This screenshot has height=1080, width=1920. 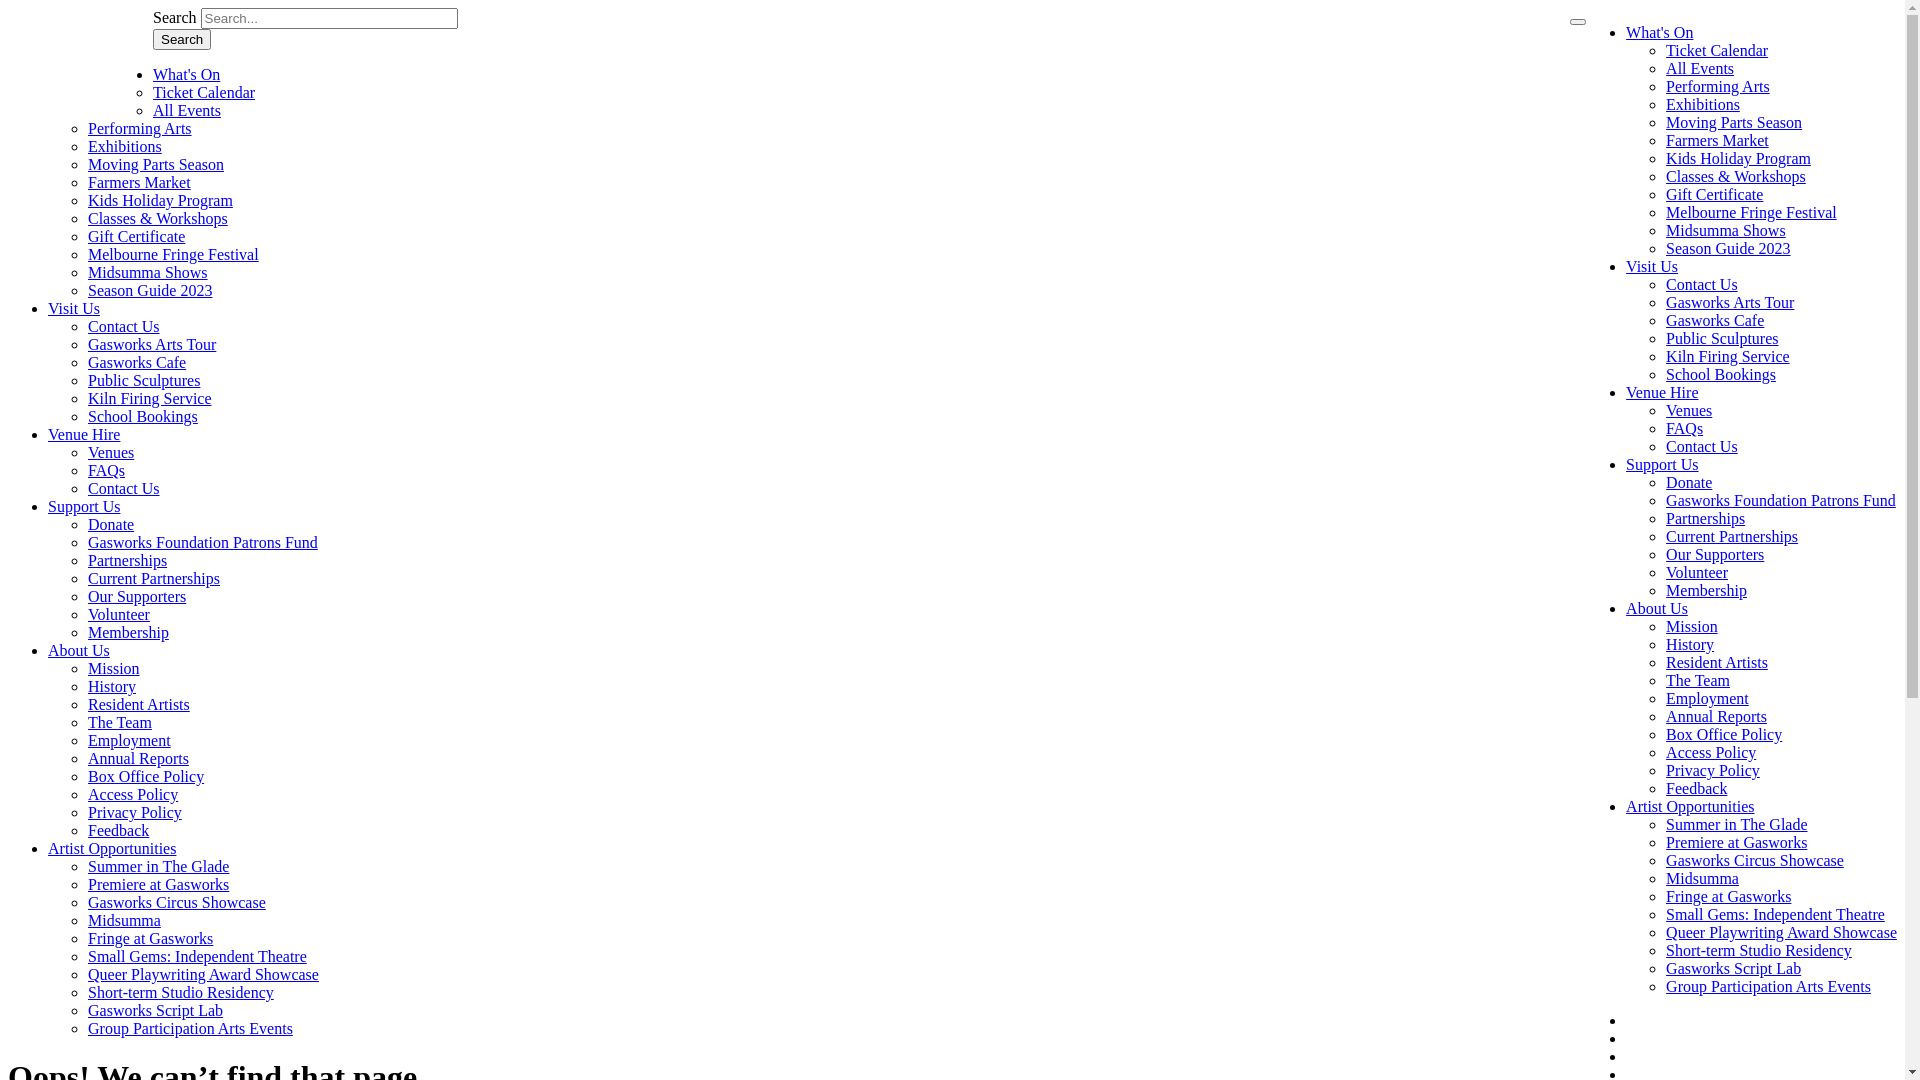 What do you see at coordinates (1626, 392) in the screenshot?
I see `'Venue Hire'` at bounding box center [1626, 392].